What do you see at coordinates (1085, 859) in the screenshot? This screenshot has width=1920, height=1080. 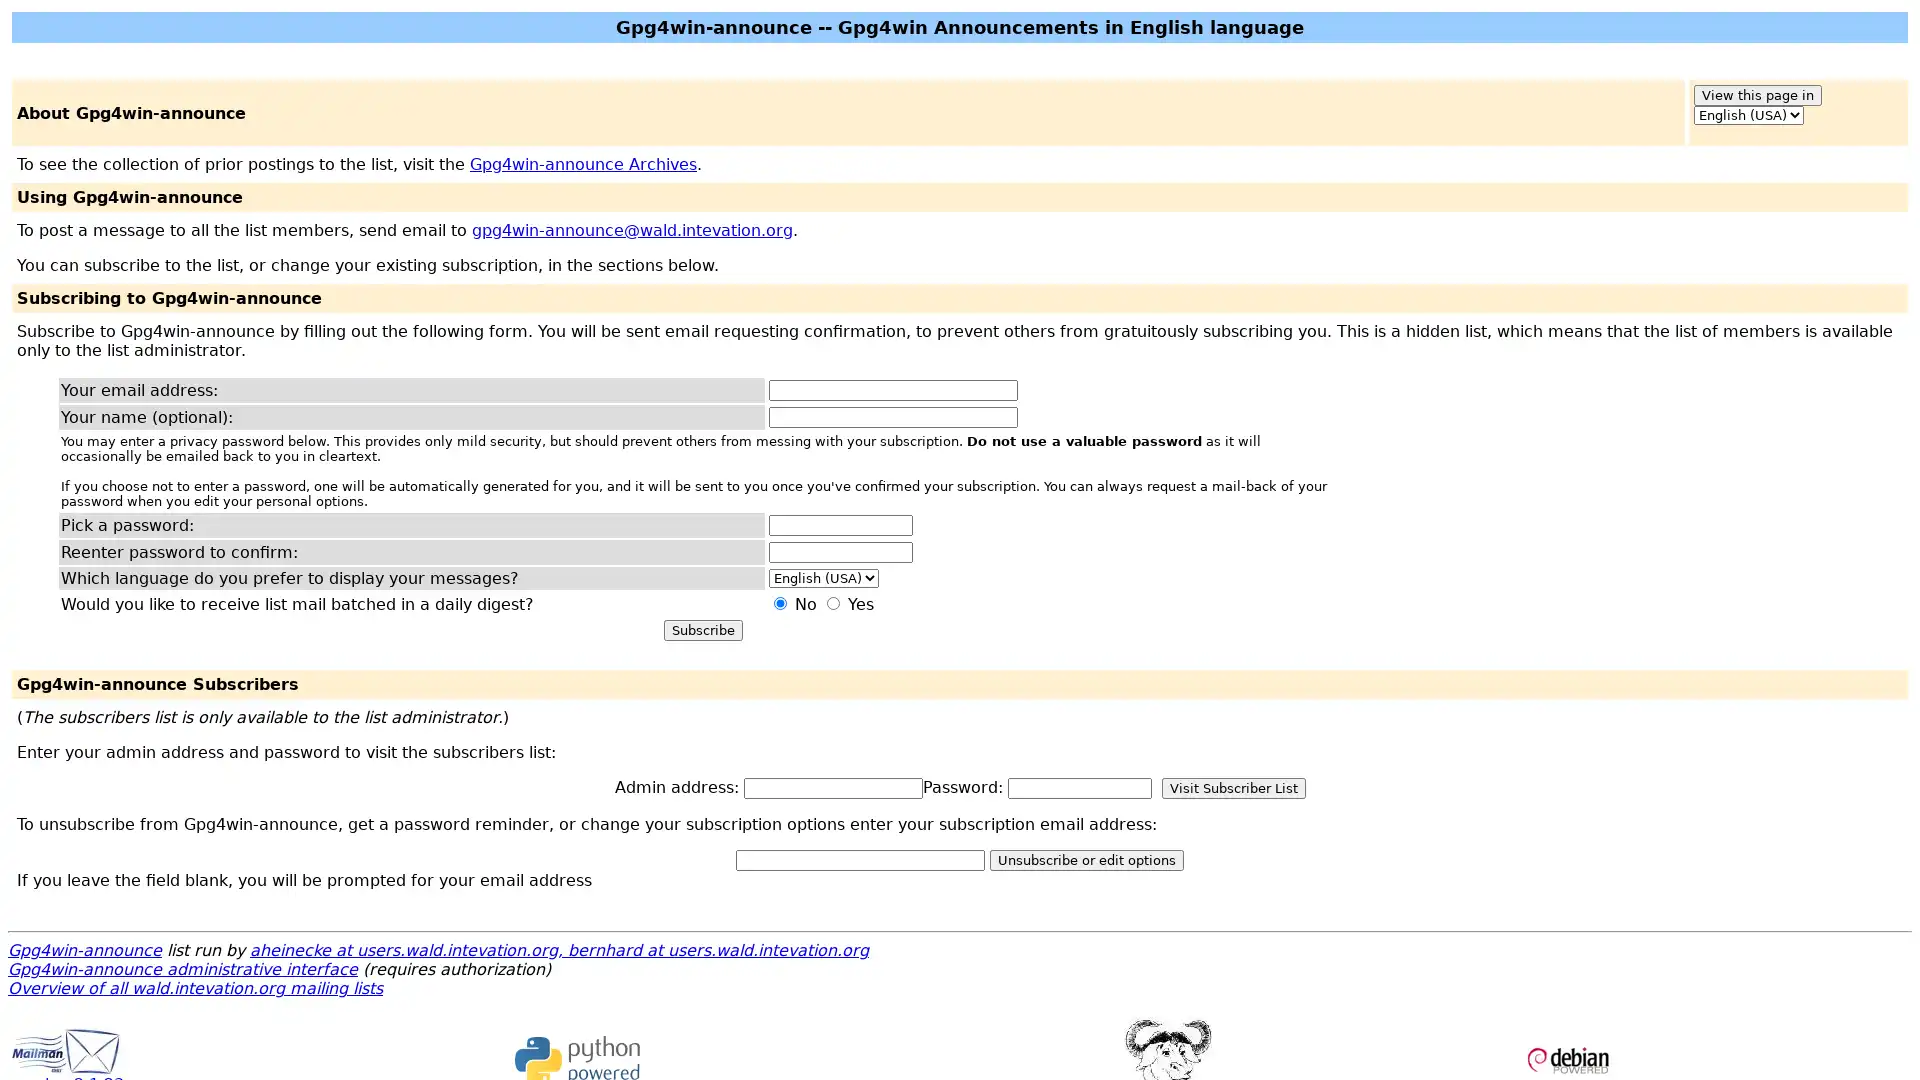 I see `Unsubscribe or edit options` at bounding box center [1085, 859].